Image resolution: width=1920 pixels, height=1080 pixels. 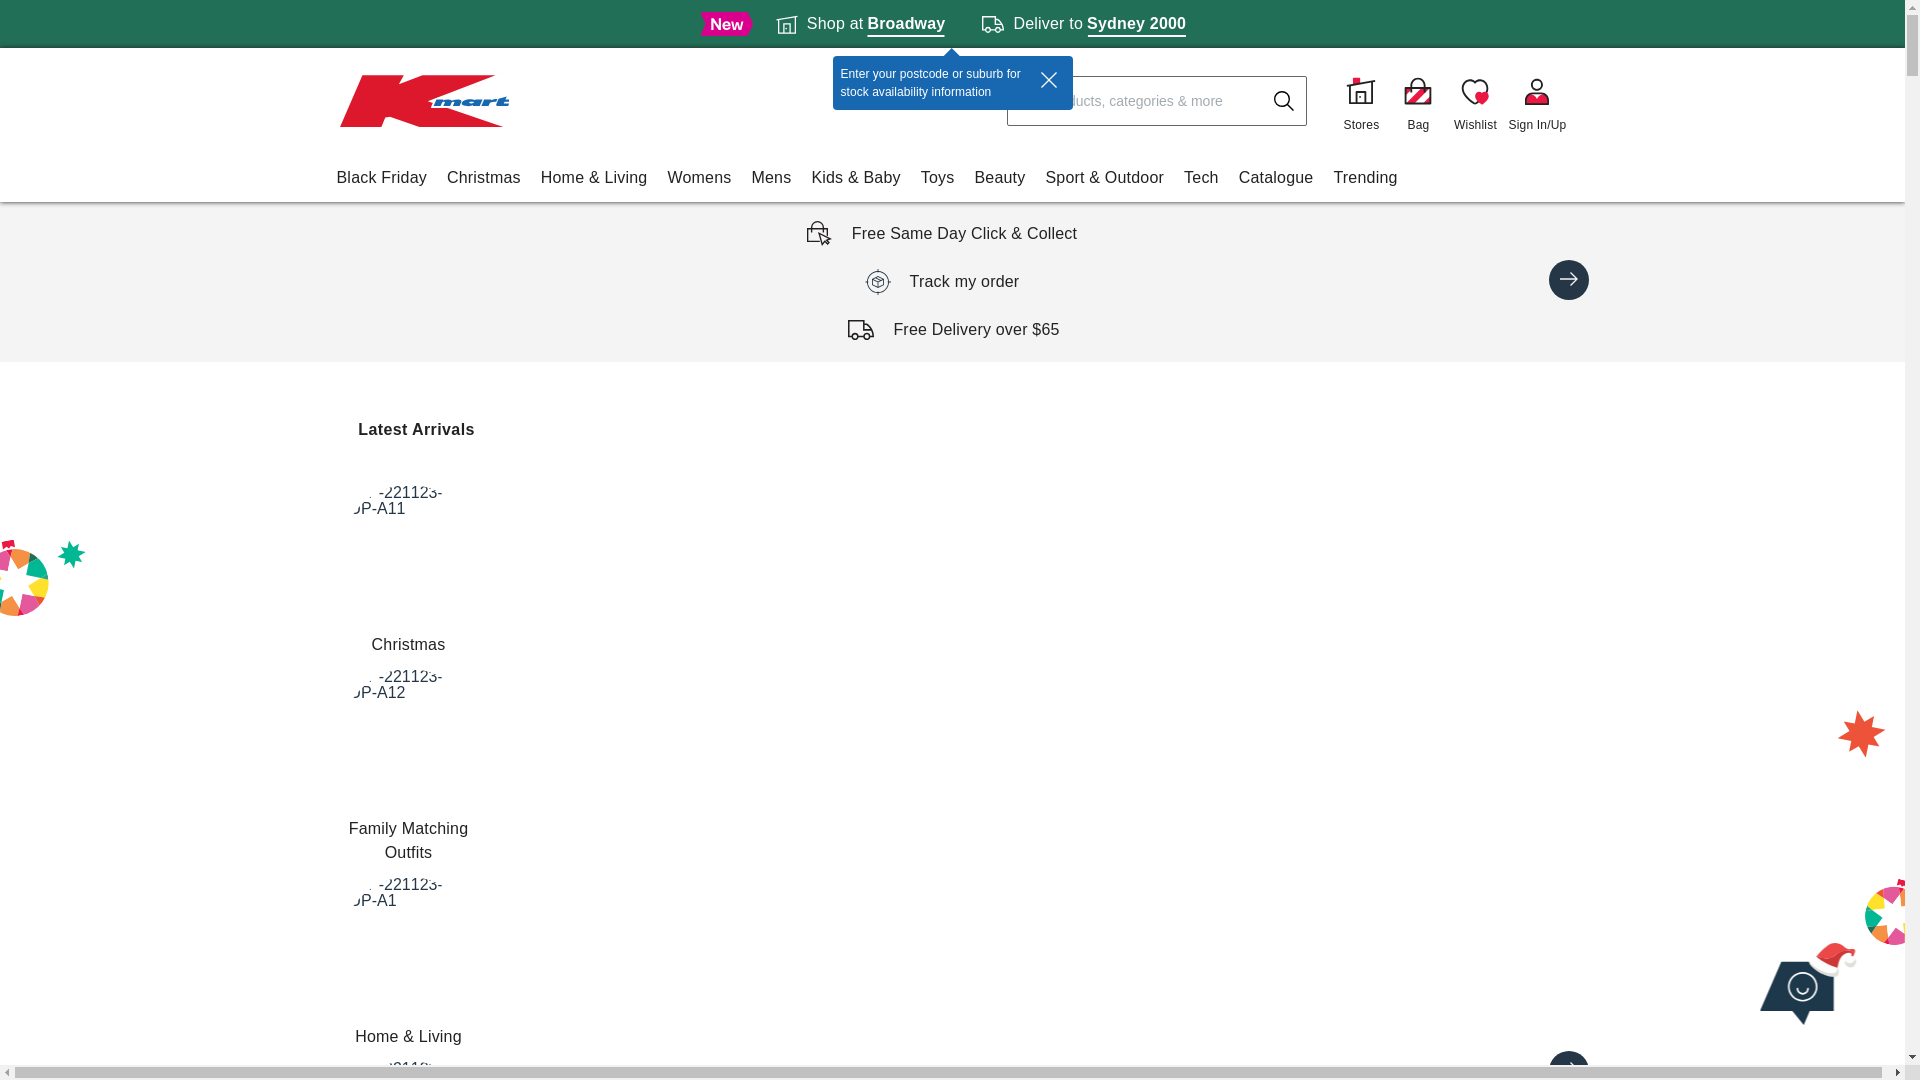 I want to click on 'Catalogue', so click(x=1275, y=176).